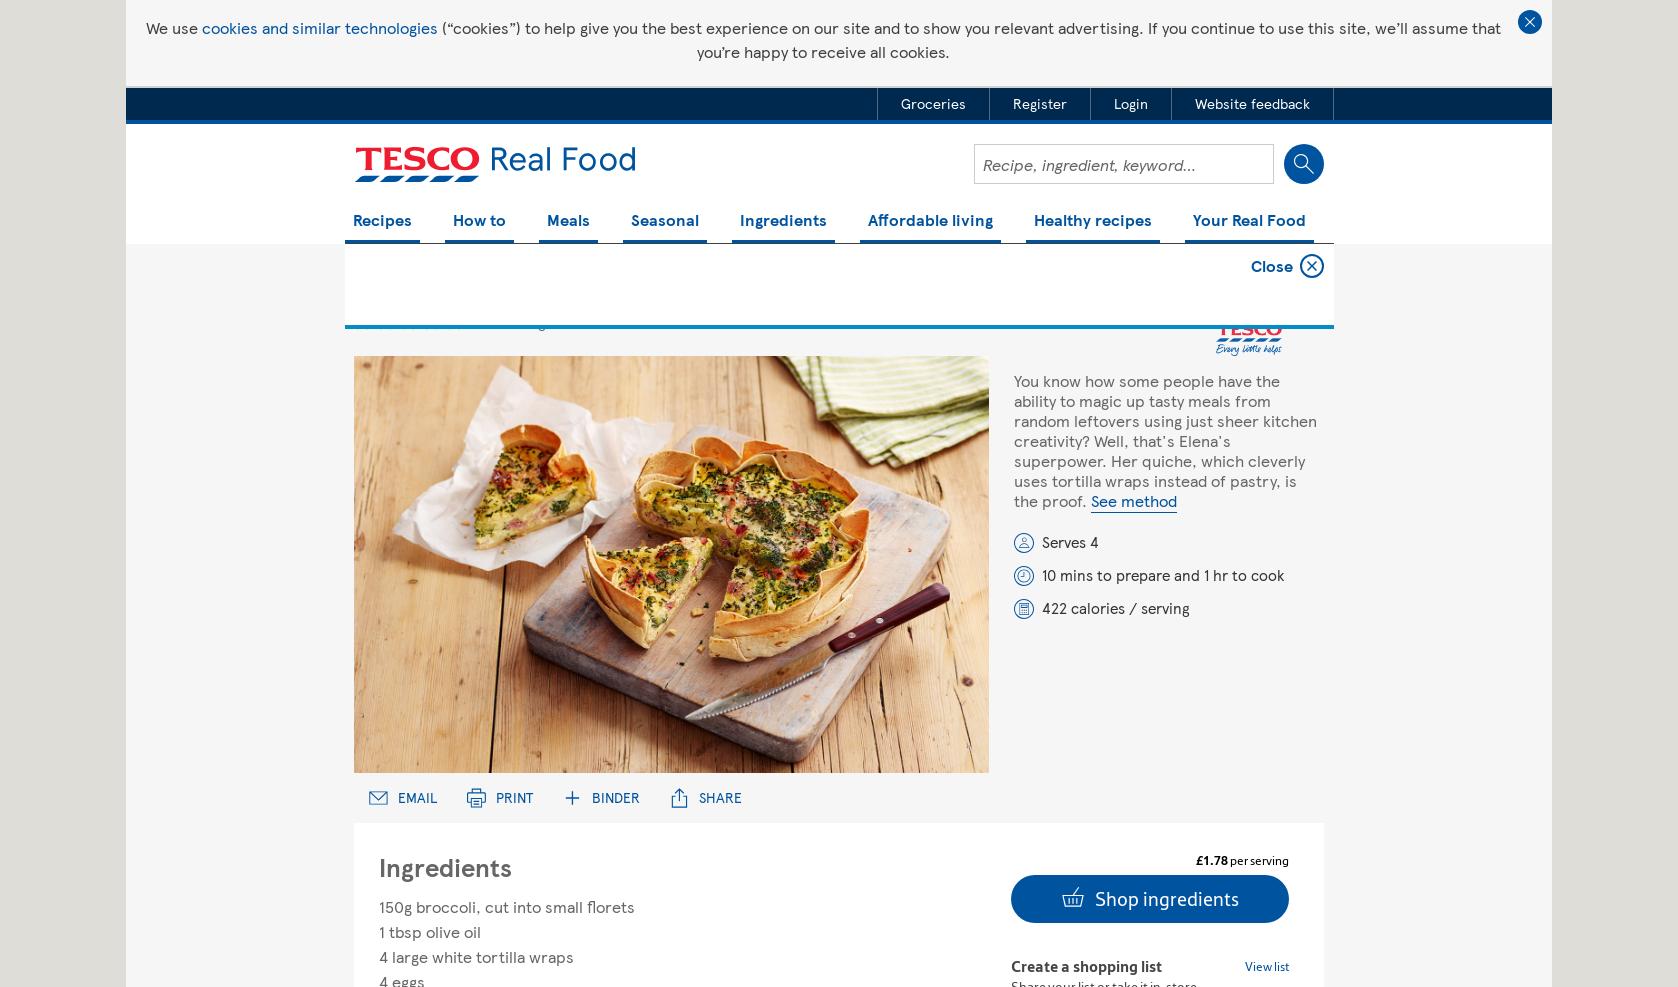 This screenshot has width=1678, height=987. What do you see at coordinates (929, 219) in the screenshot?
I see `'Affordable living'` at bounding box center [929, 219].